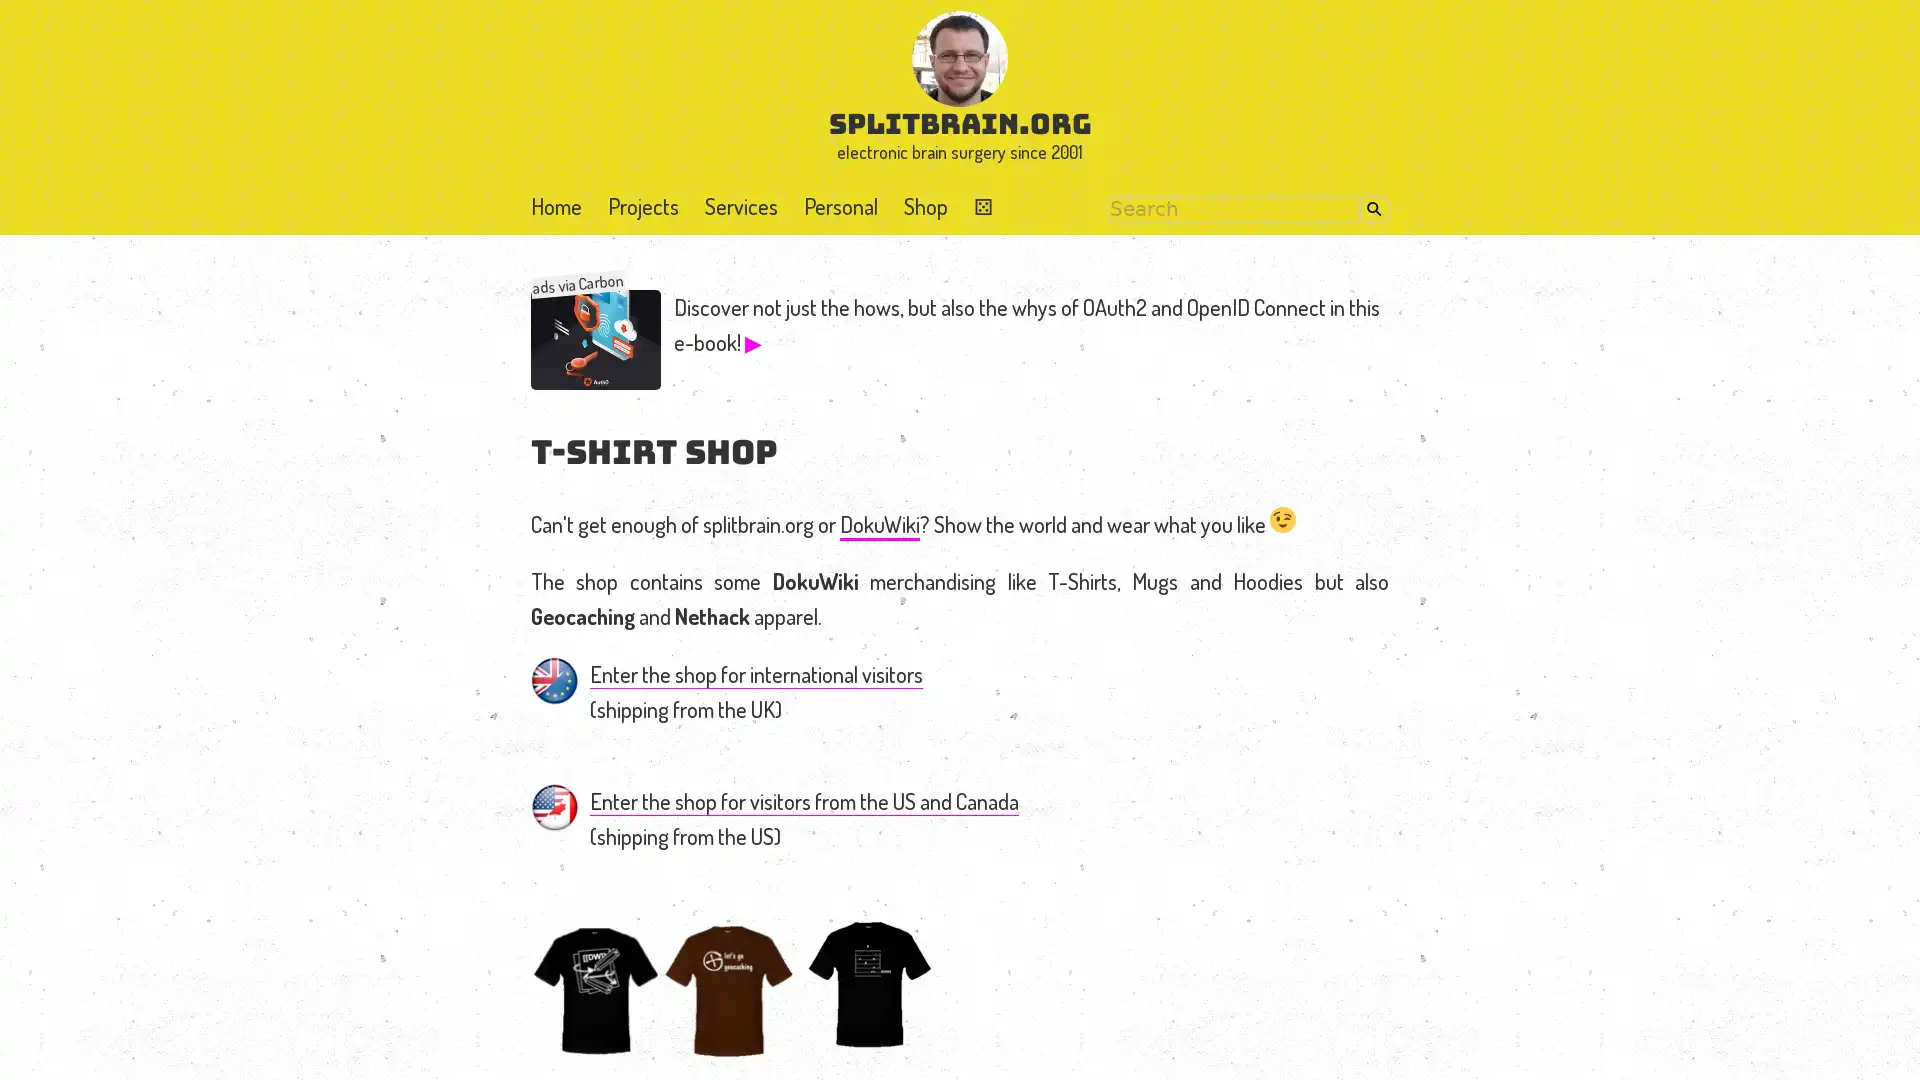 The image size is (1920, 1080). I want to click on Search, so click(1373, 209).